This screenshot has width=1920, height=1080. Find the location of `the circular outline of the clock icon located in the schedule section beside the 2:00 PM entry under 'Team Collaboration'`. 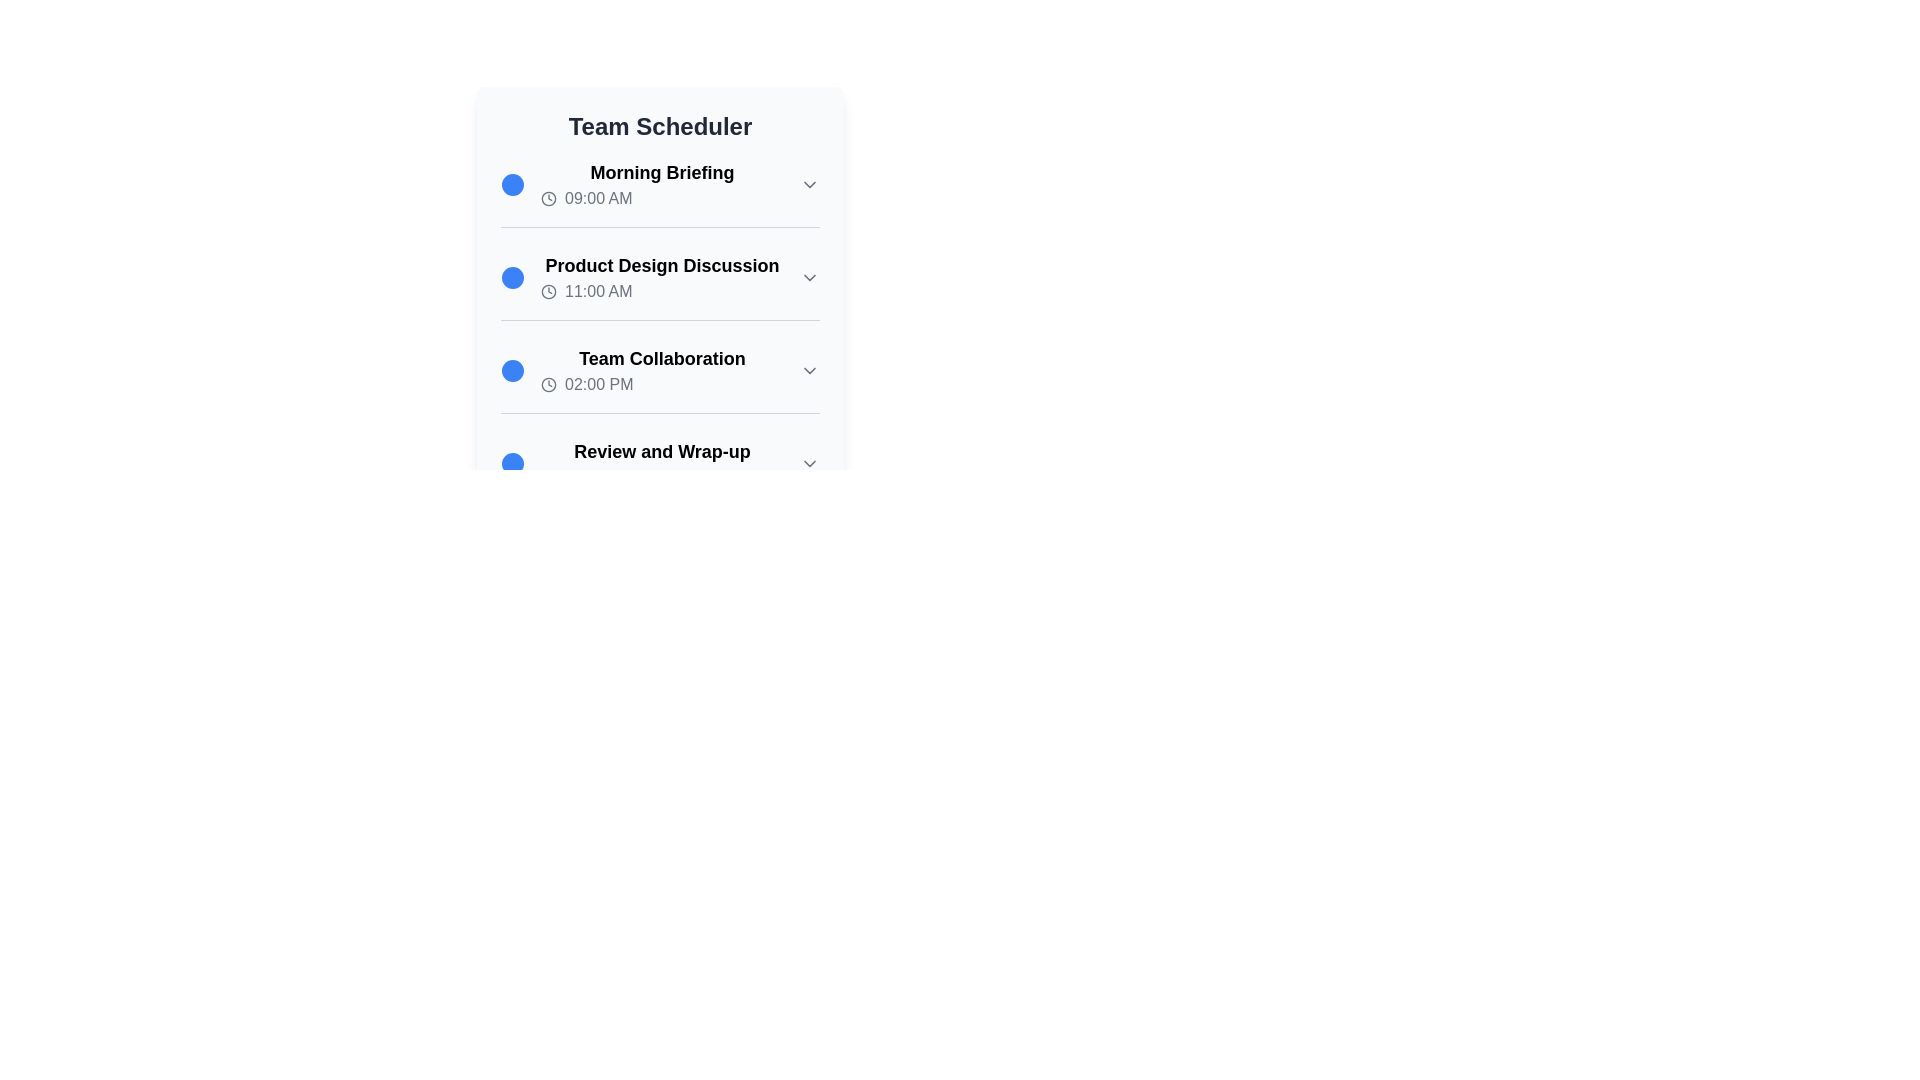

the circular outline of the clock icon located in the schedule section beside the 2:00 PM entry under 'Team Collaboration' is located at coordinates (548, 385).